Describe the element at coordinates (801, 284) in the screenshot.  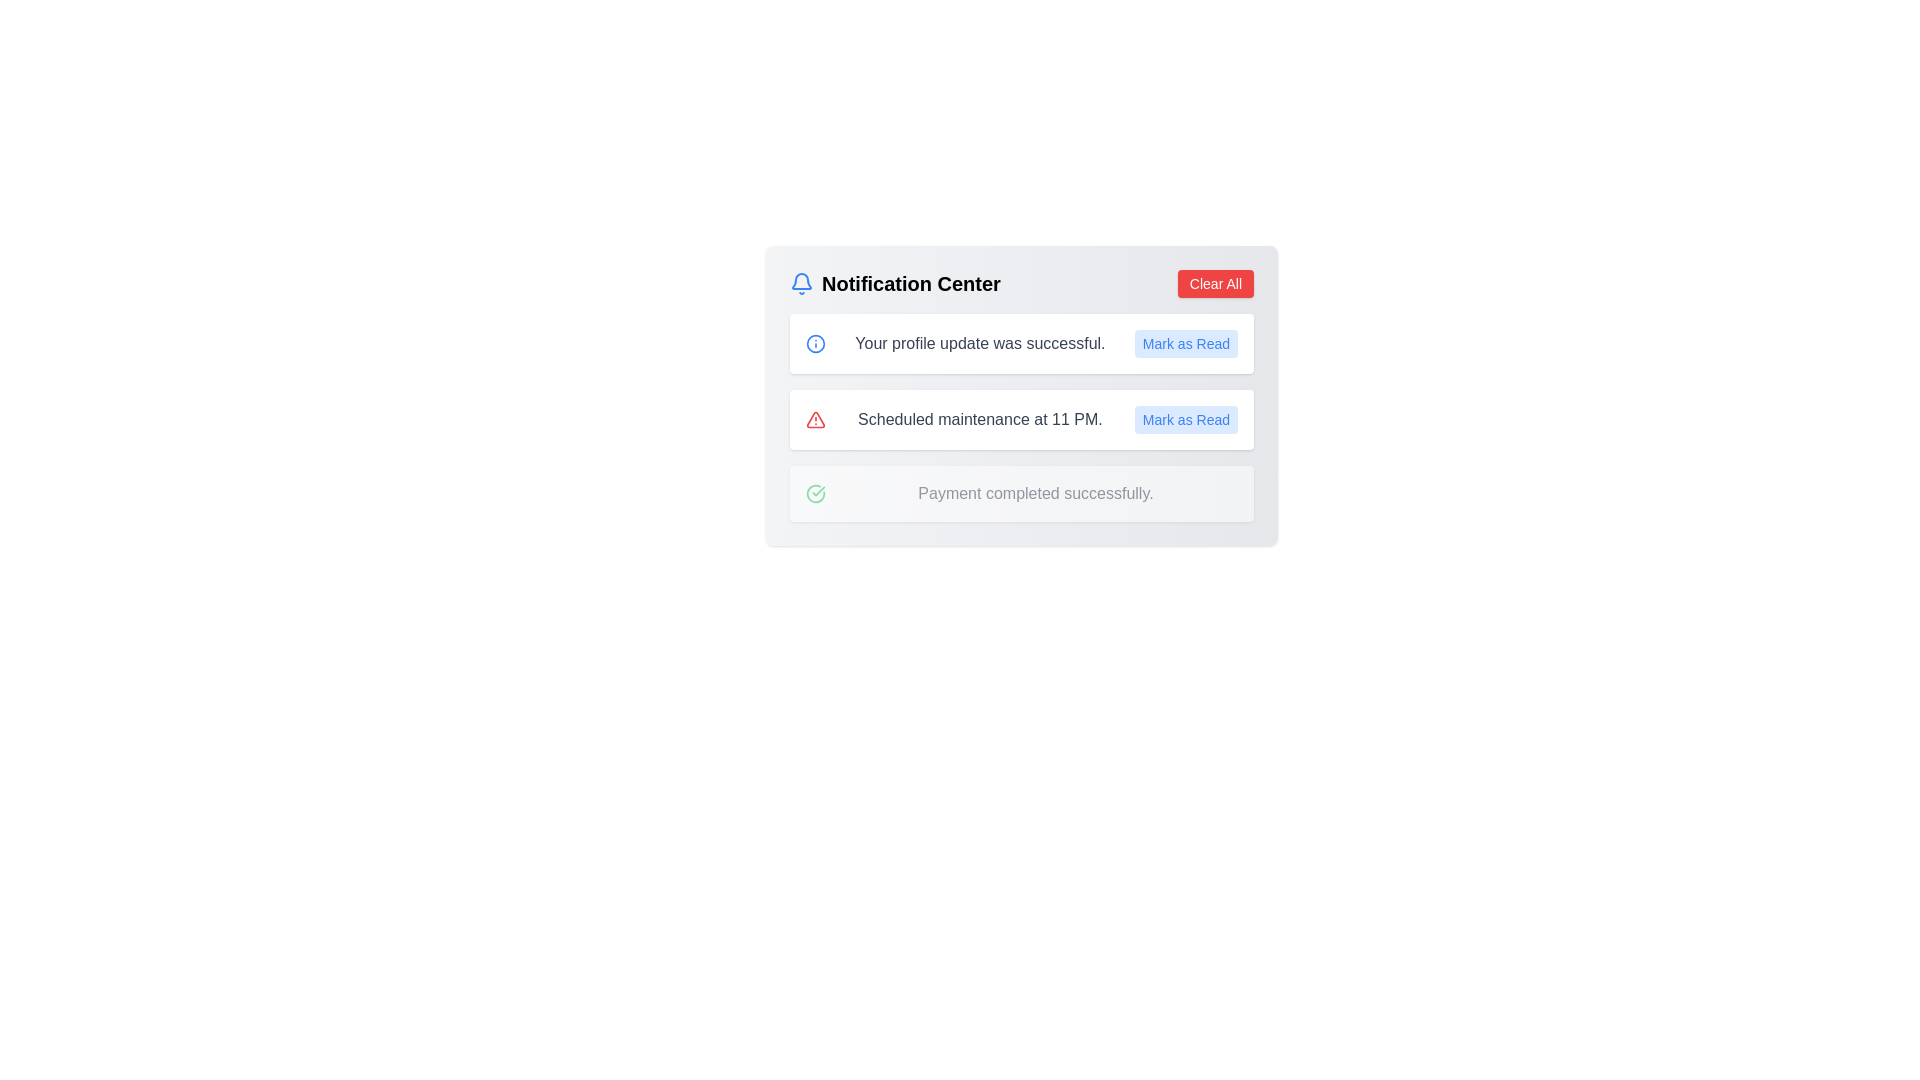
I see `the bell icon located to the left of the 'Notification Center' text in the notifications panel` at that location.